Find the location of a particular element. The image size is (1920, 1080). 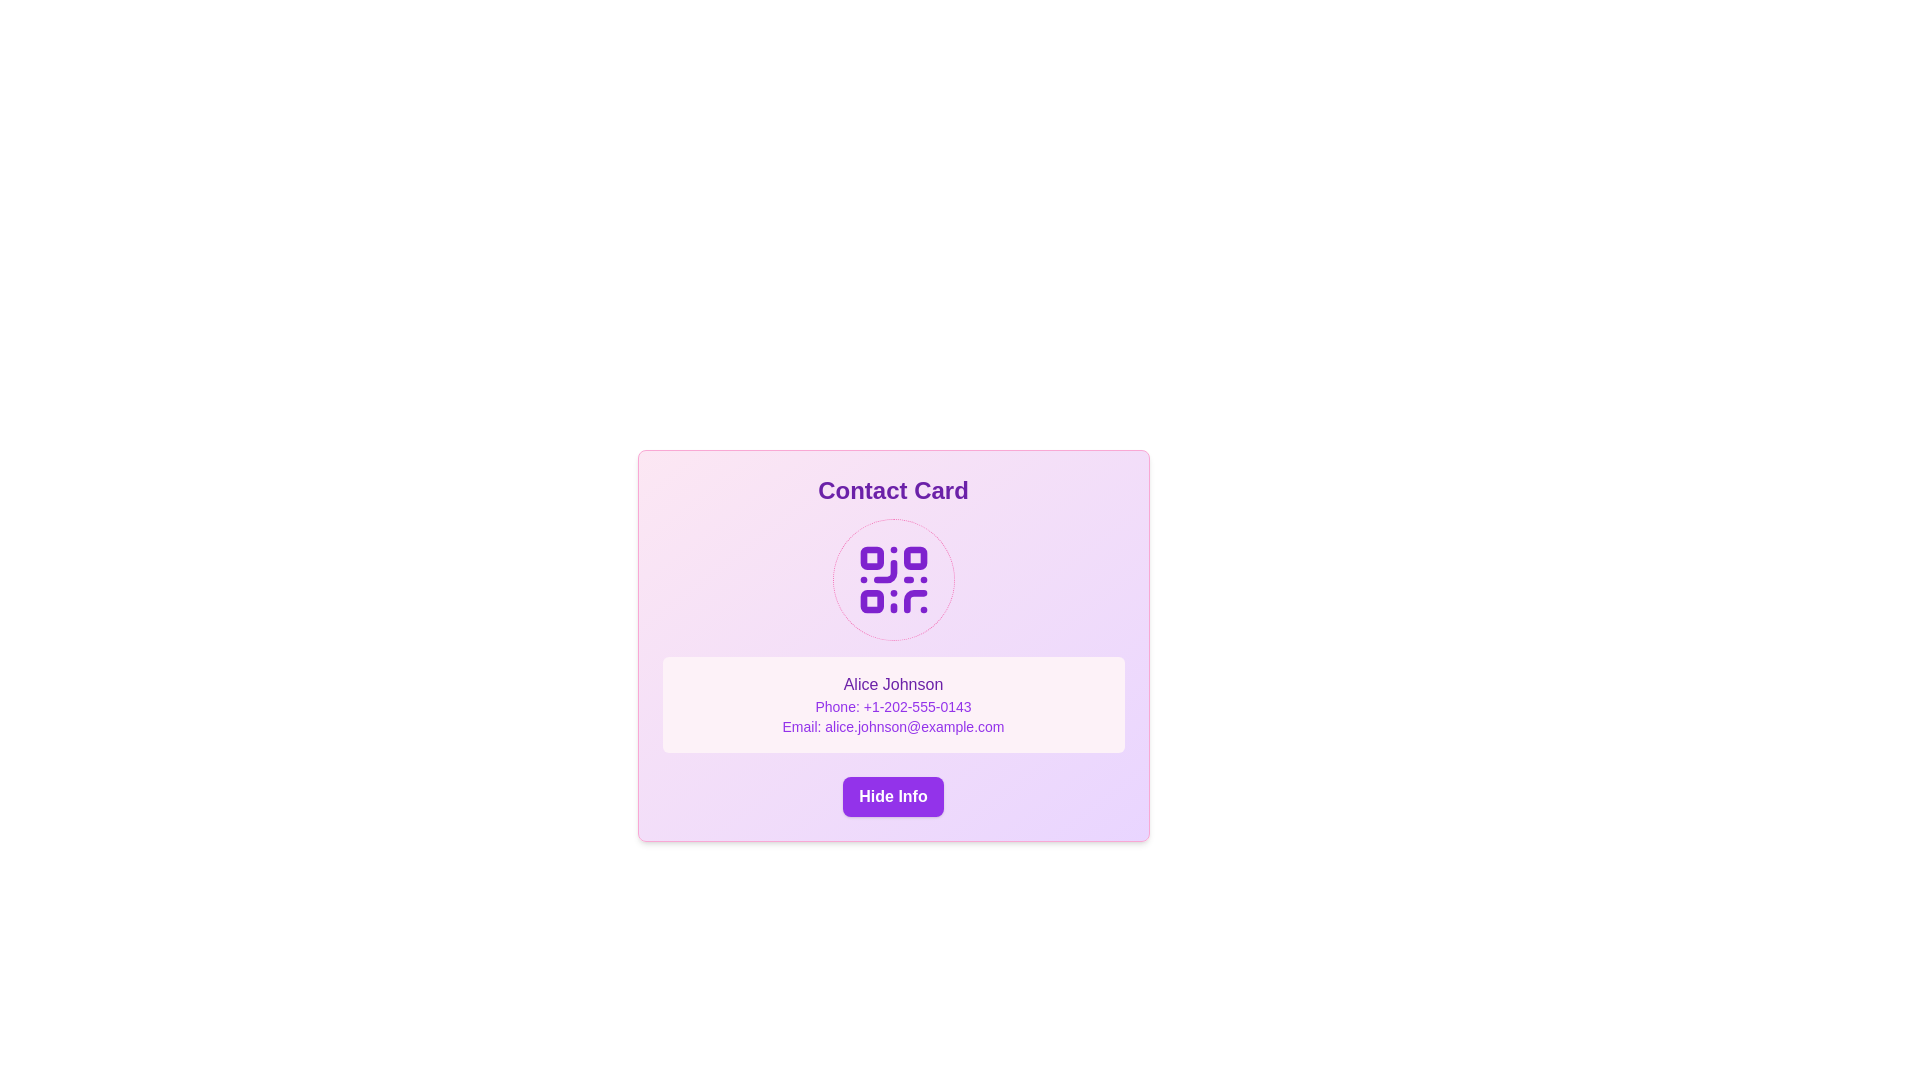

the decorative vector graphic segment located at the bottom-right corner of the QR code illustration is located at coordinates (914, 600).